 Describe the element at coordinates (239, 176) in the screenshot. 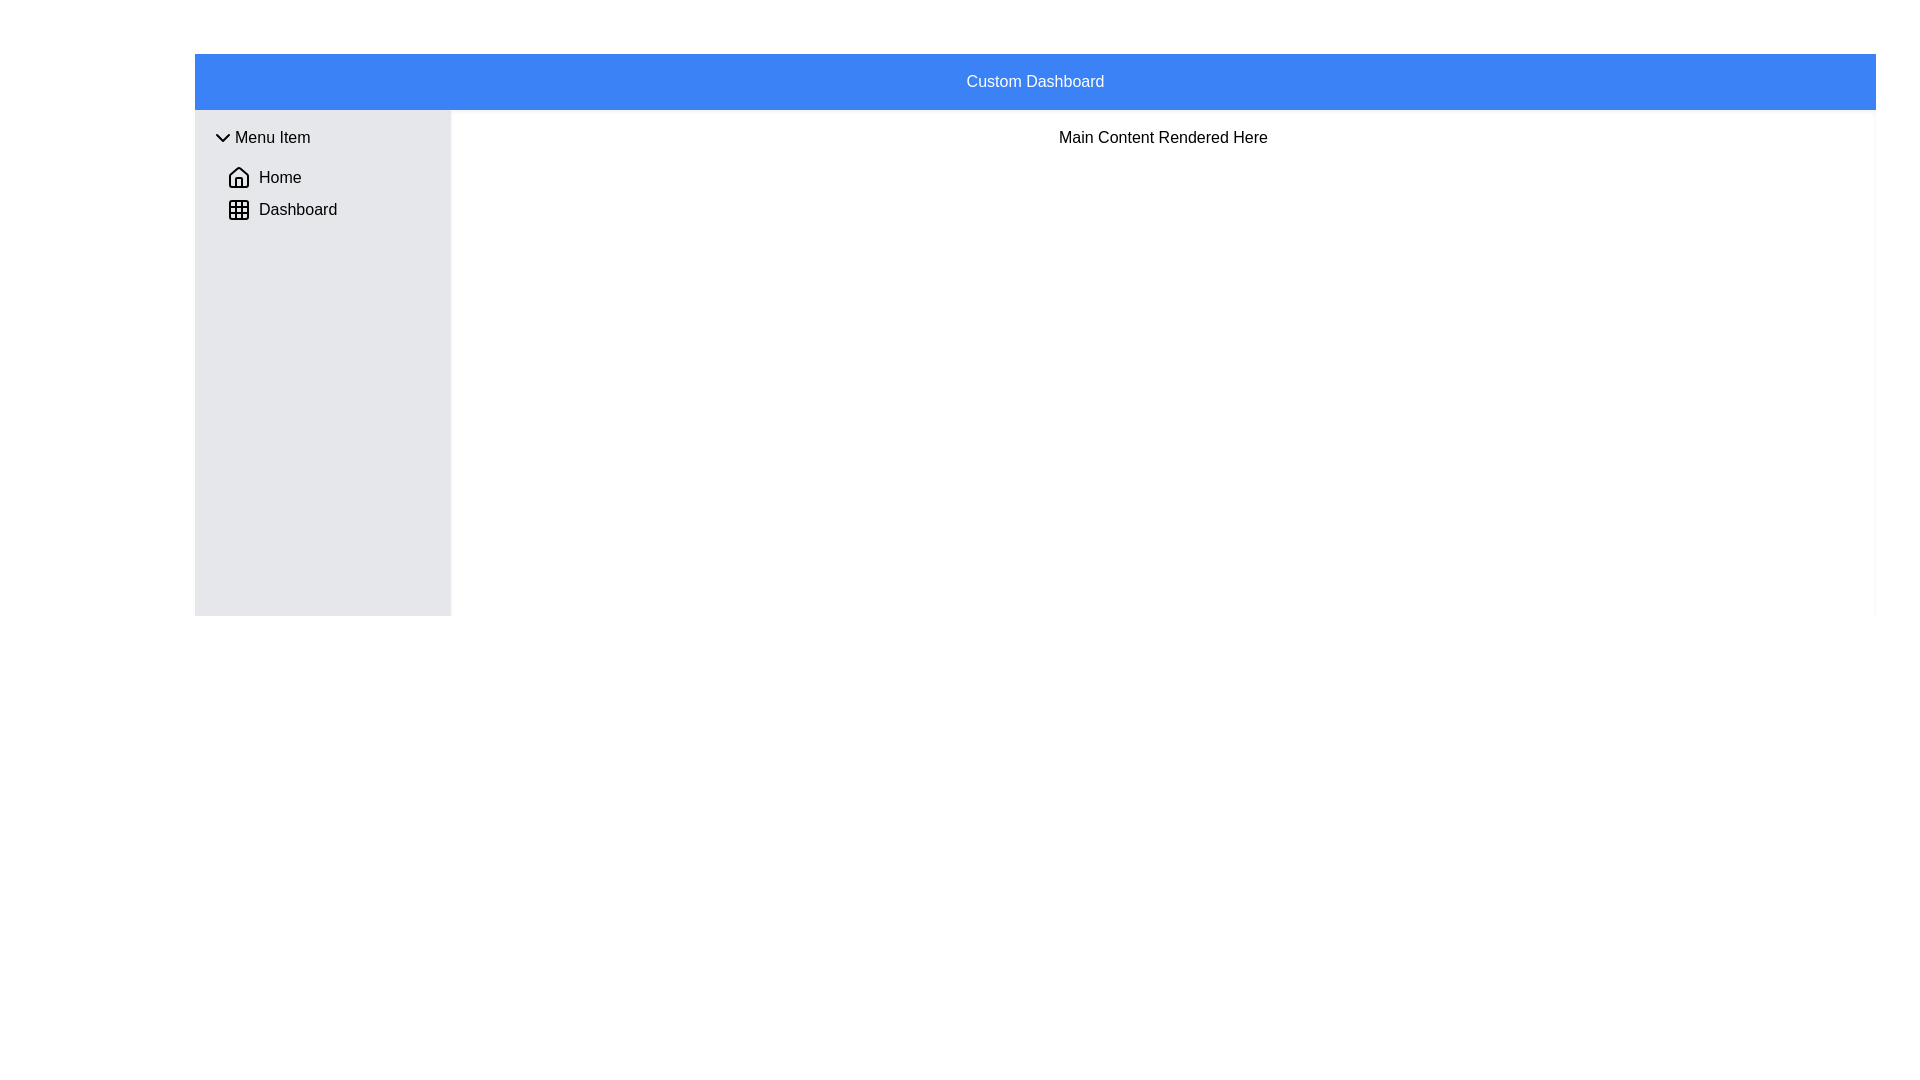

I see `the 'Home' menu icon located in the sidebar under the title 'Menu Item', which visually represents the home option` at that location.